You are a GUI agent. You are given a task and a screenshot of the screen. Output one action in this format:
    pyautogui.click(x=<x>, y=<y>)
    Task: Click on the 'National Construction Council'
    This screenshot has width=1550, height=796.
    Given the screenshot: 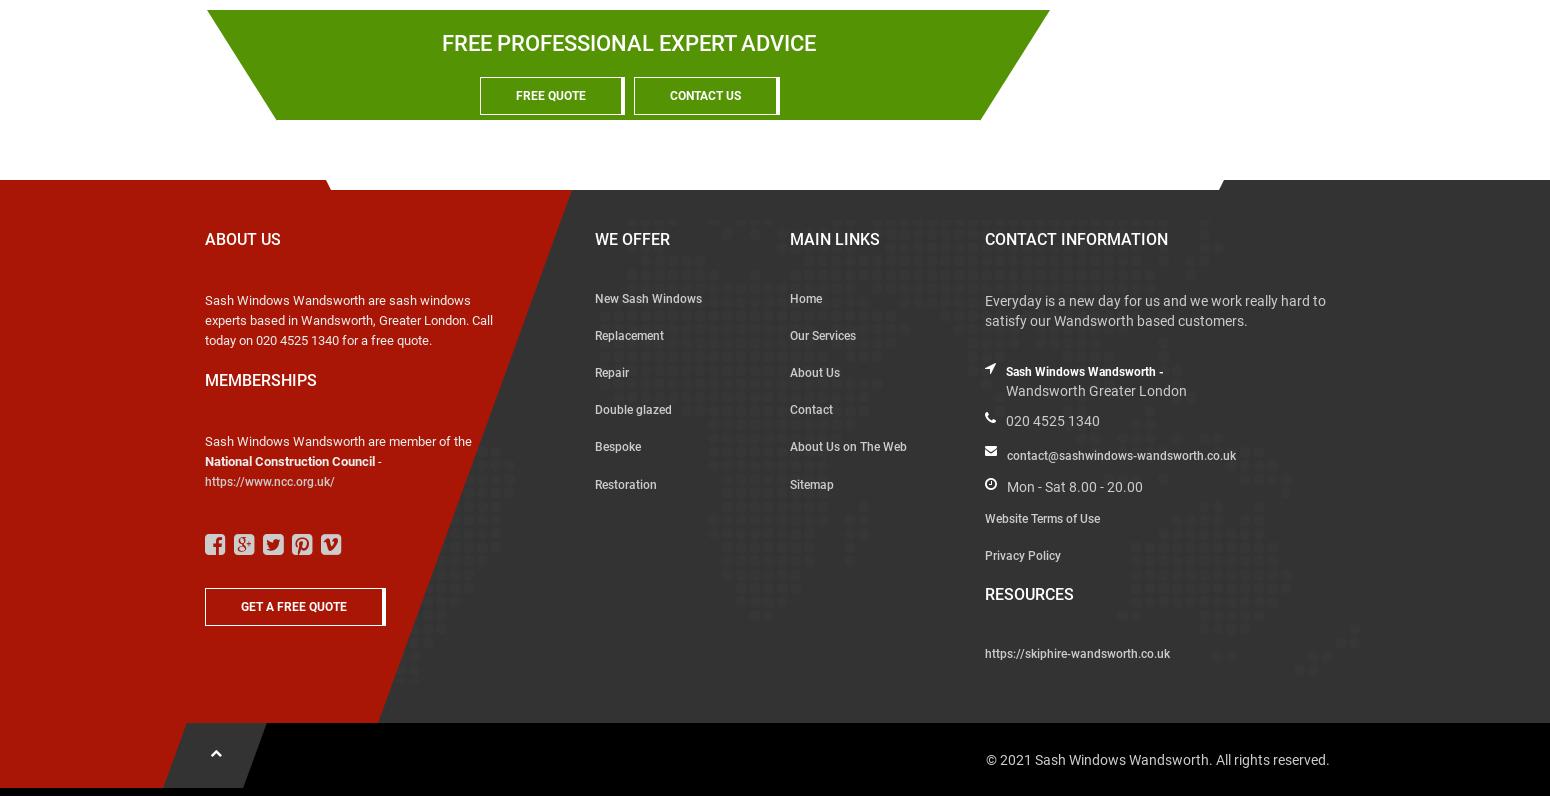 What is the action you would take?
    pyautogui.click(x=290, y=460)
    